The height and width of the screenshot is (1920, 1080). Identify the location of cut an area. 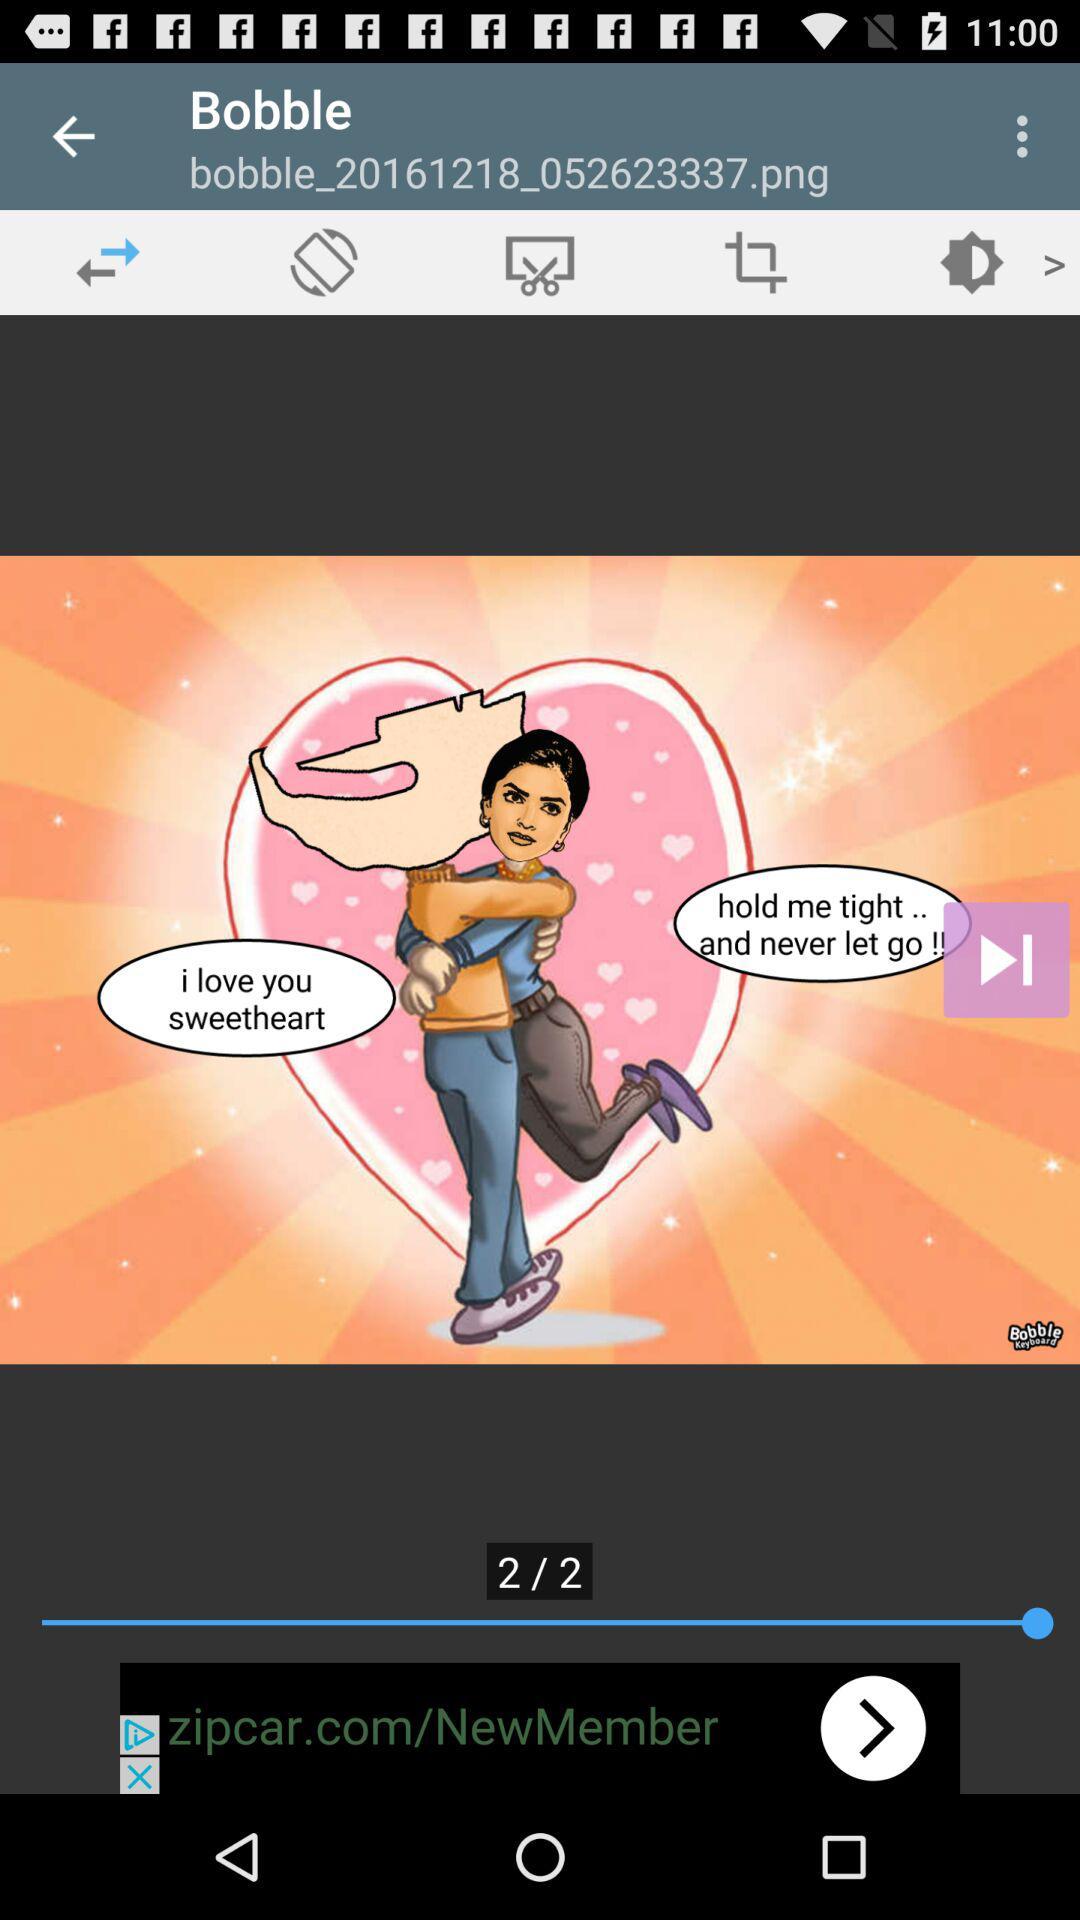
(540, 261).